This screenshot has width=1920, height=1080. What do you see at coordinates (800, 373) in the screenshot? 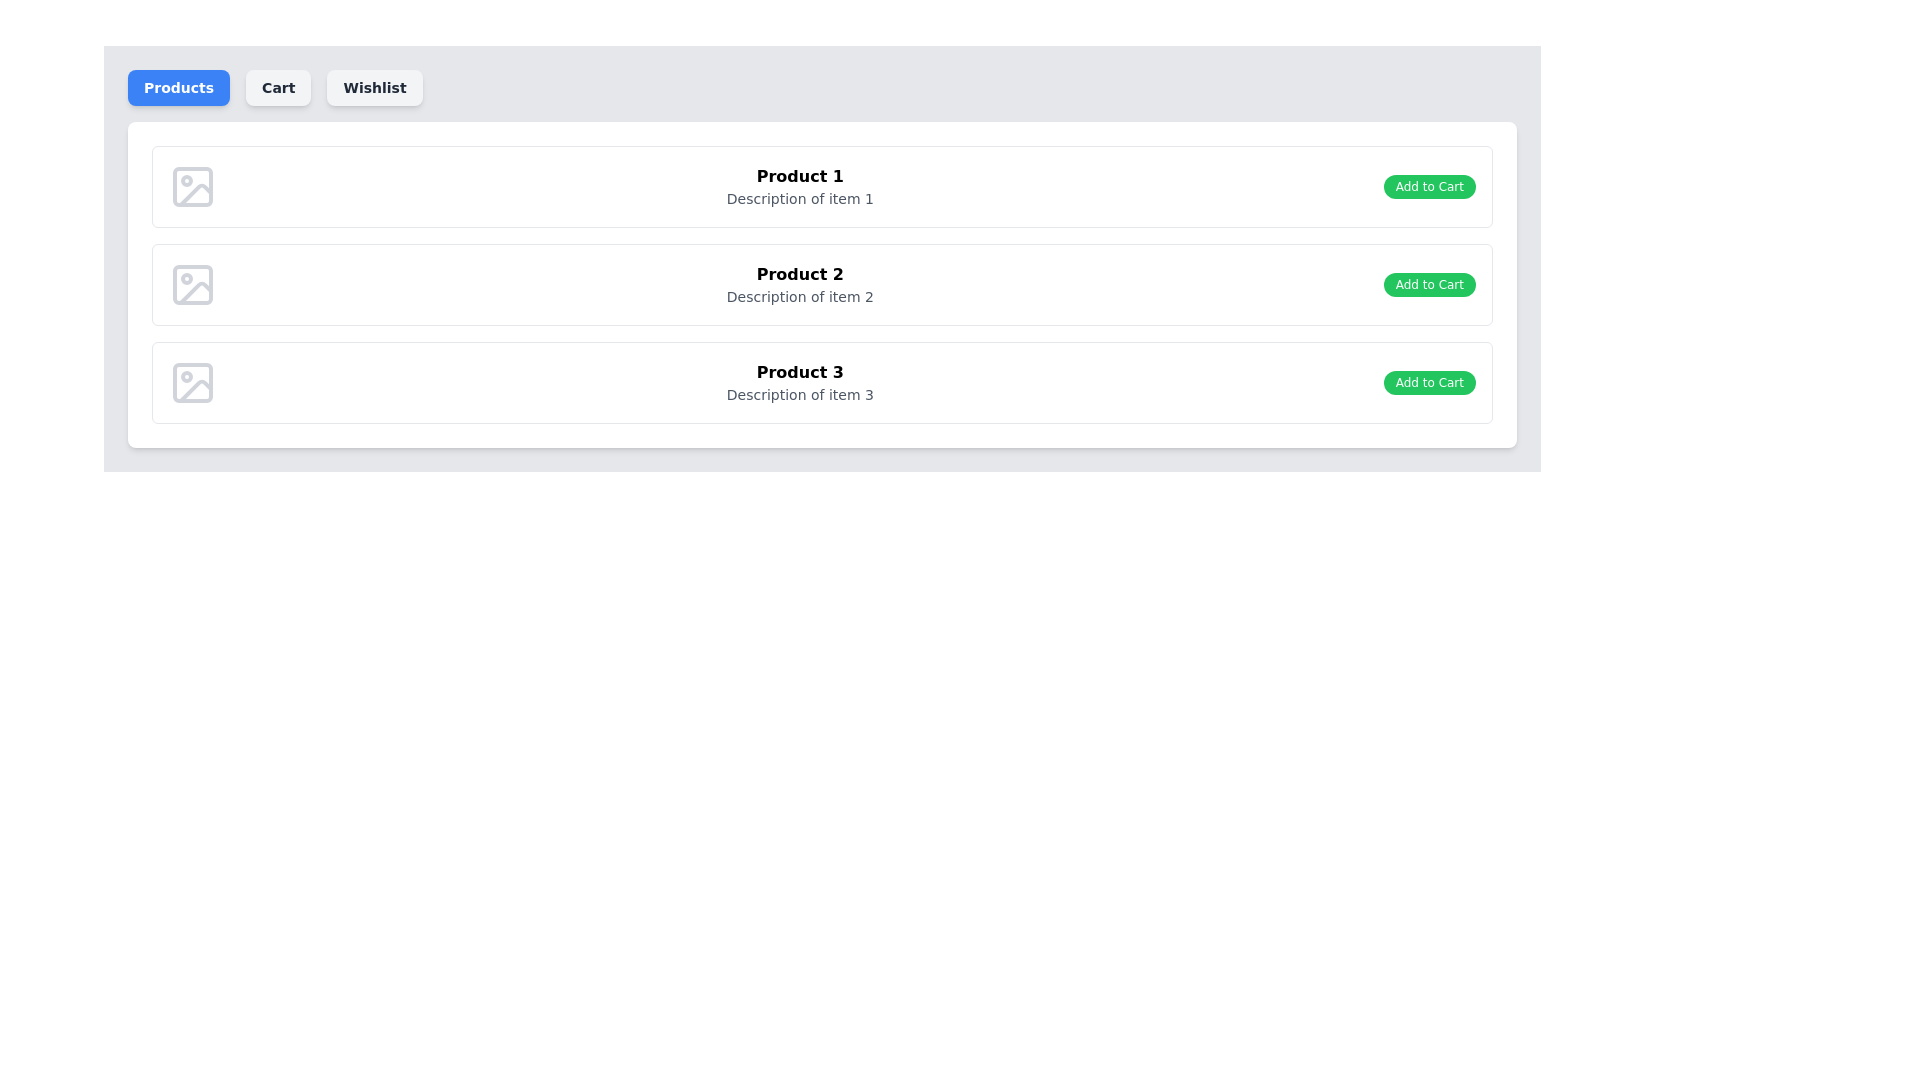
I see `the bold text heading that acts as the title for the third product in the vertical list` at bounding box center [800, 373].